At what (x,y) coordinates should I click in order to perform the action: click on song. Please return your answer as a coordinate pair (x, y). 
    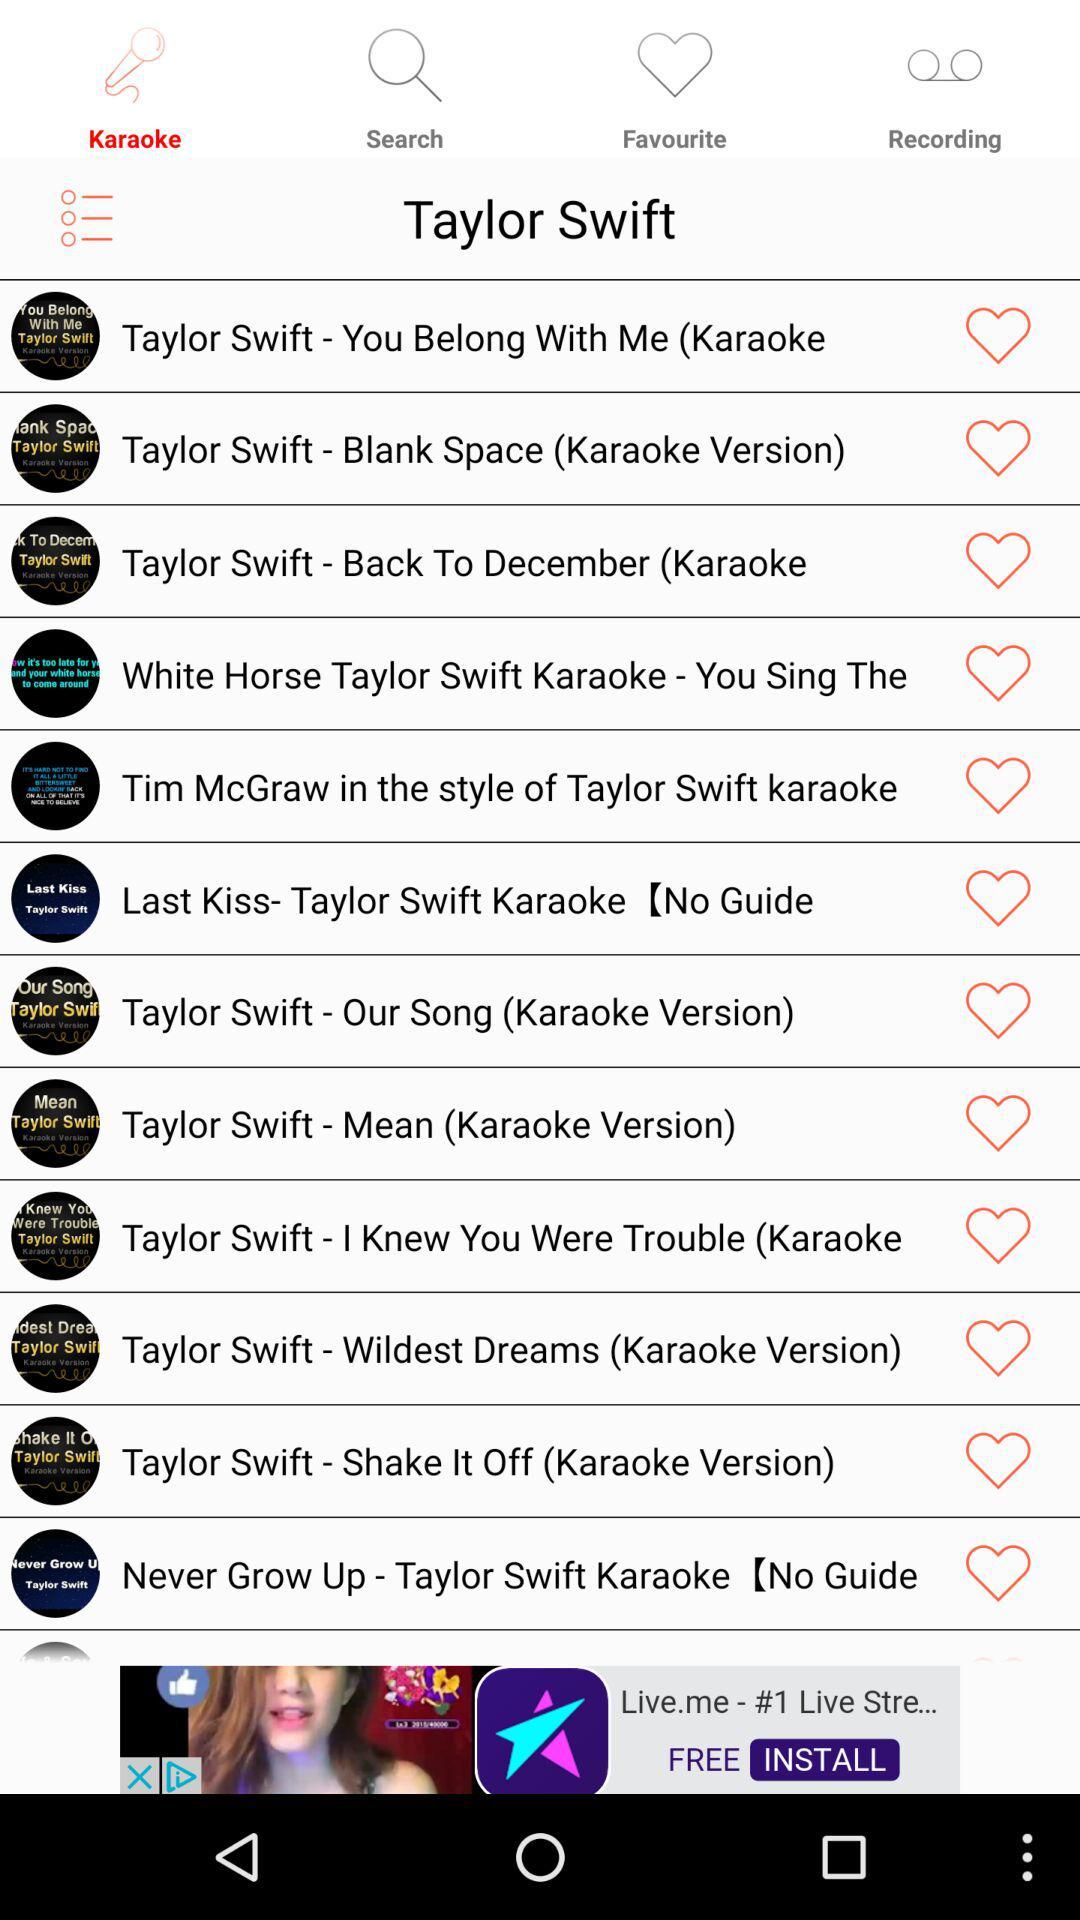
    Looking at the image, I should click on (998, 1650).